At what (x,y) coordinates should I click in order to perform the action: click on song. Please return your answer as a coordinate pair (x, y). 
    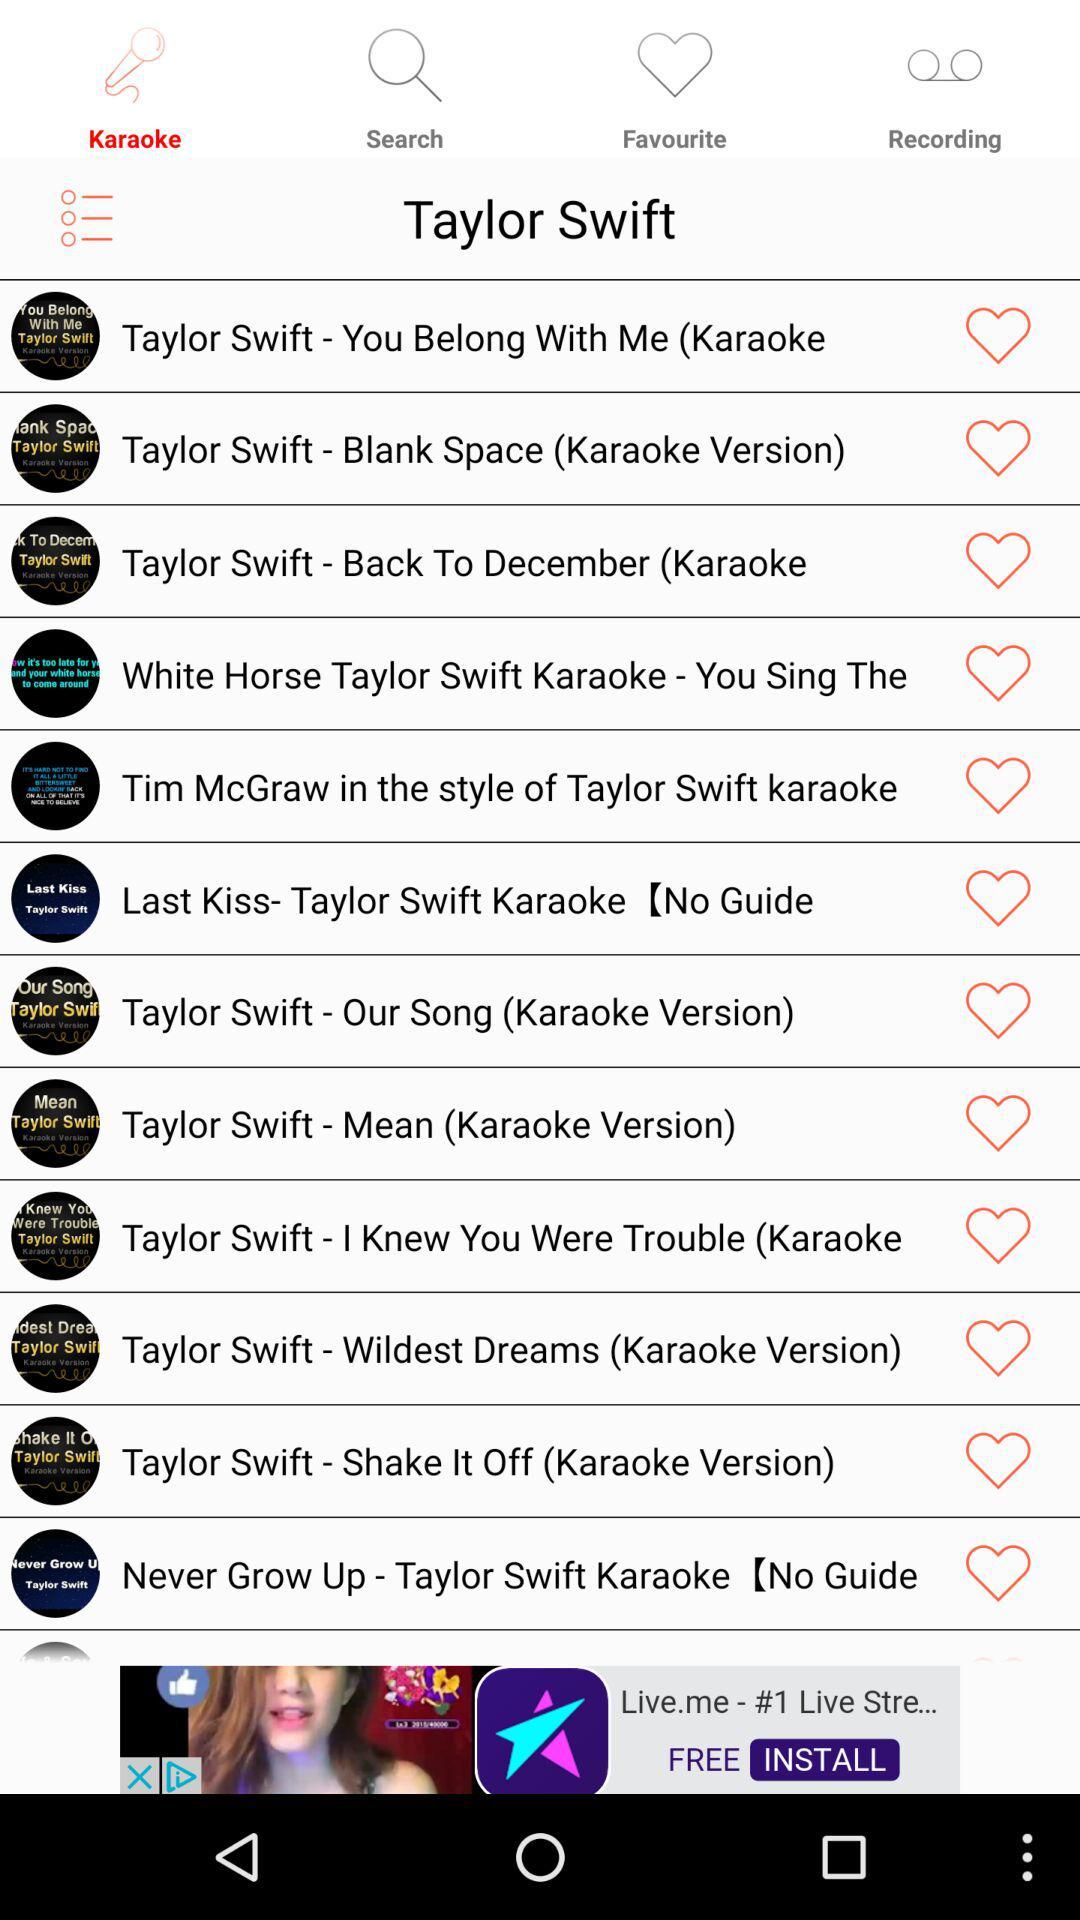
    Looking at the image, I should click on (998, 1650).